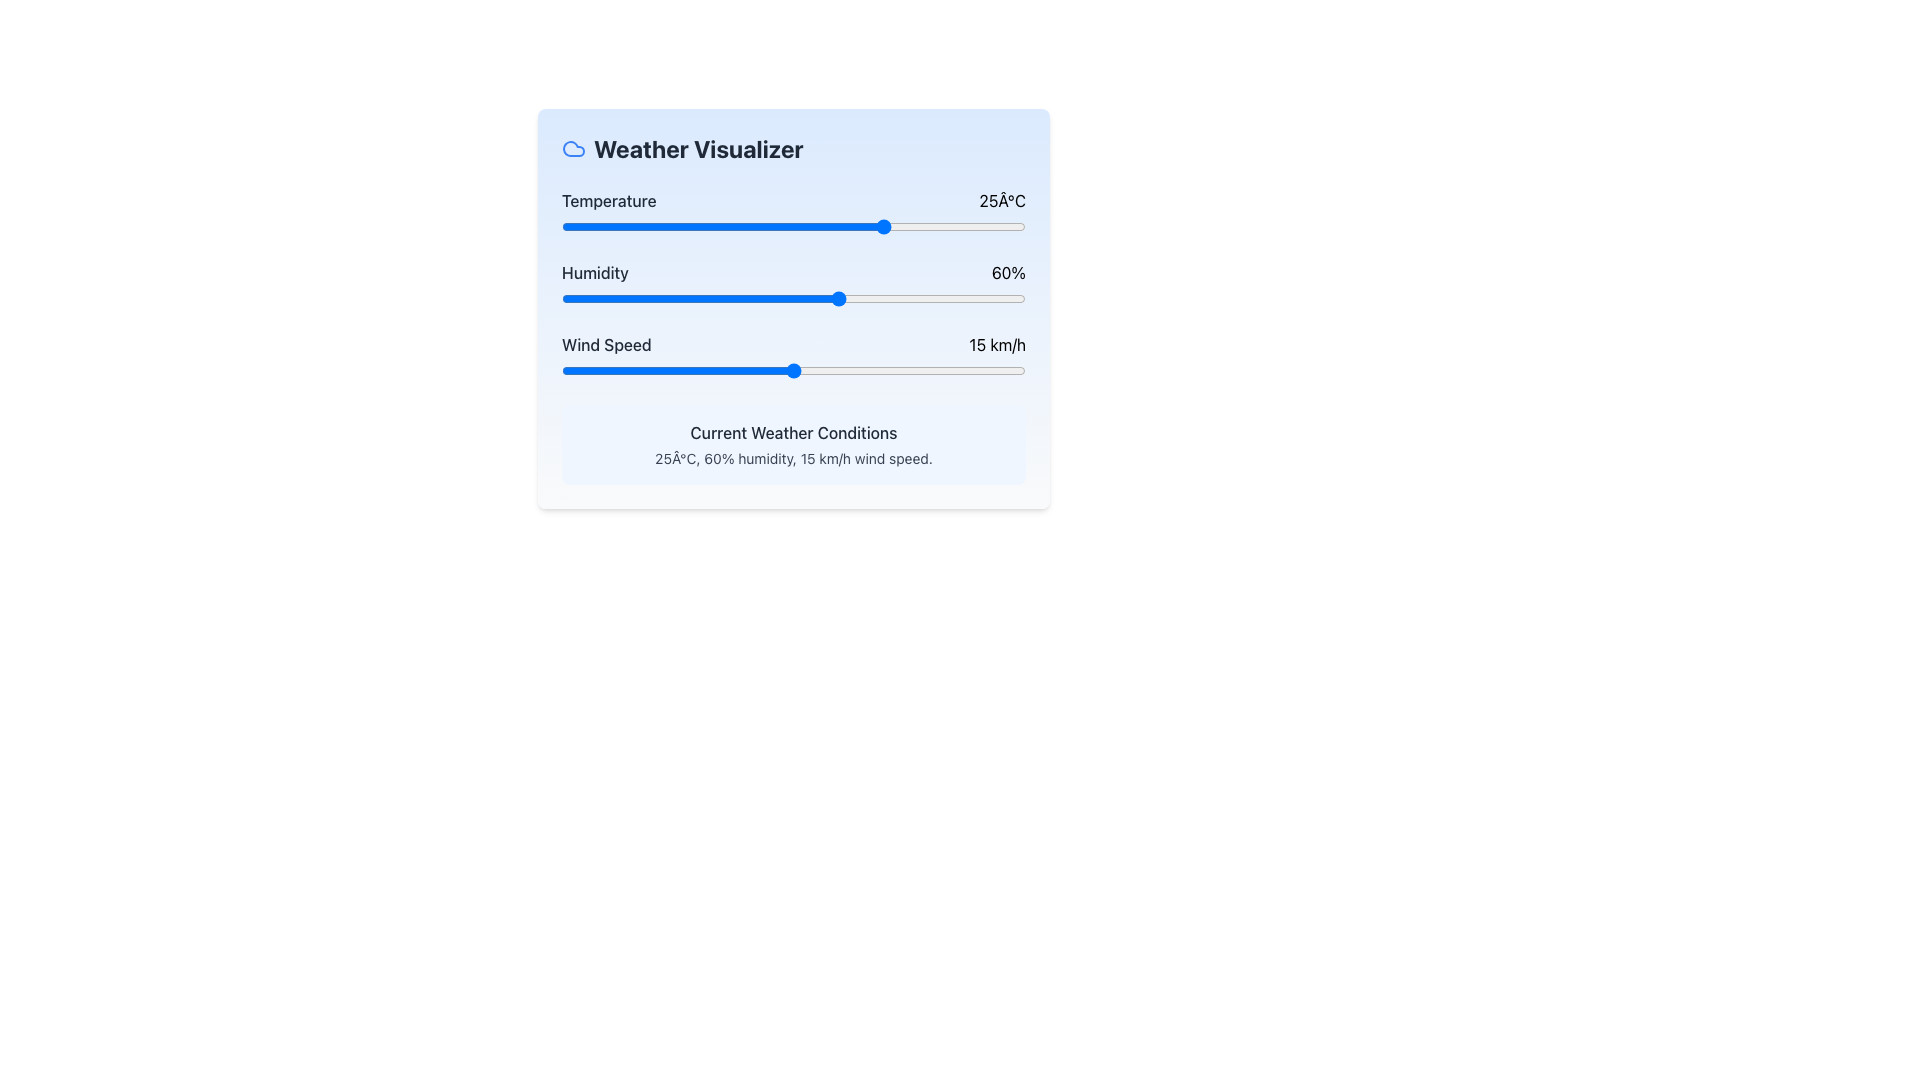  Describe the element at coordinates (792, 226) in the screenshot. I see `the temperature` at that location.